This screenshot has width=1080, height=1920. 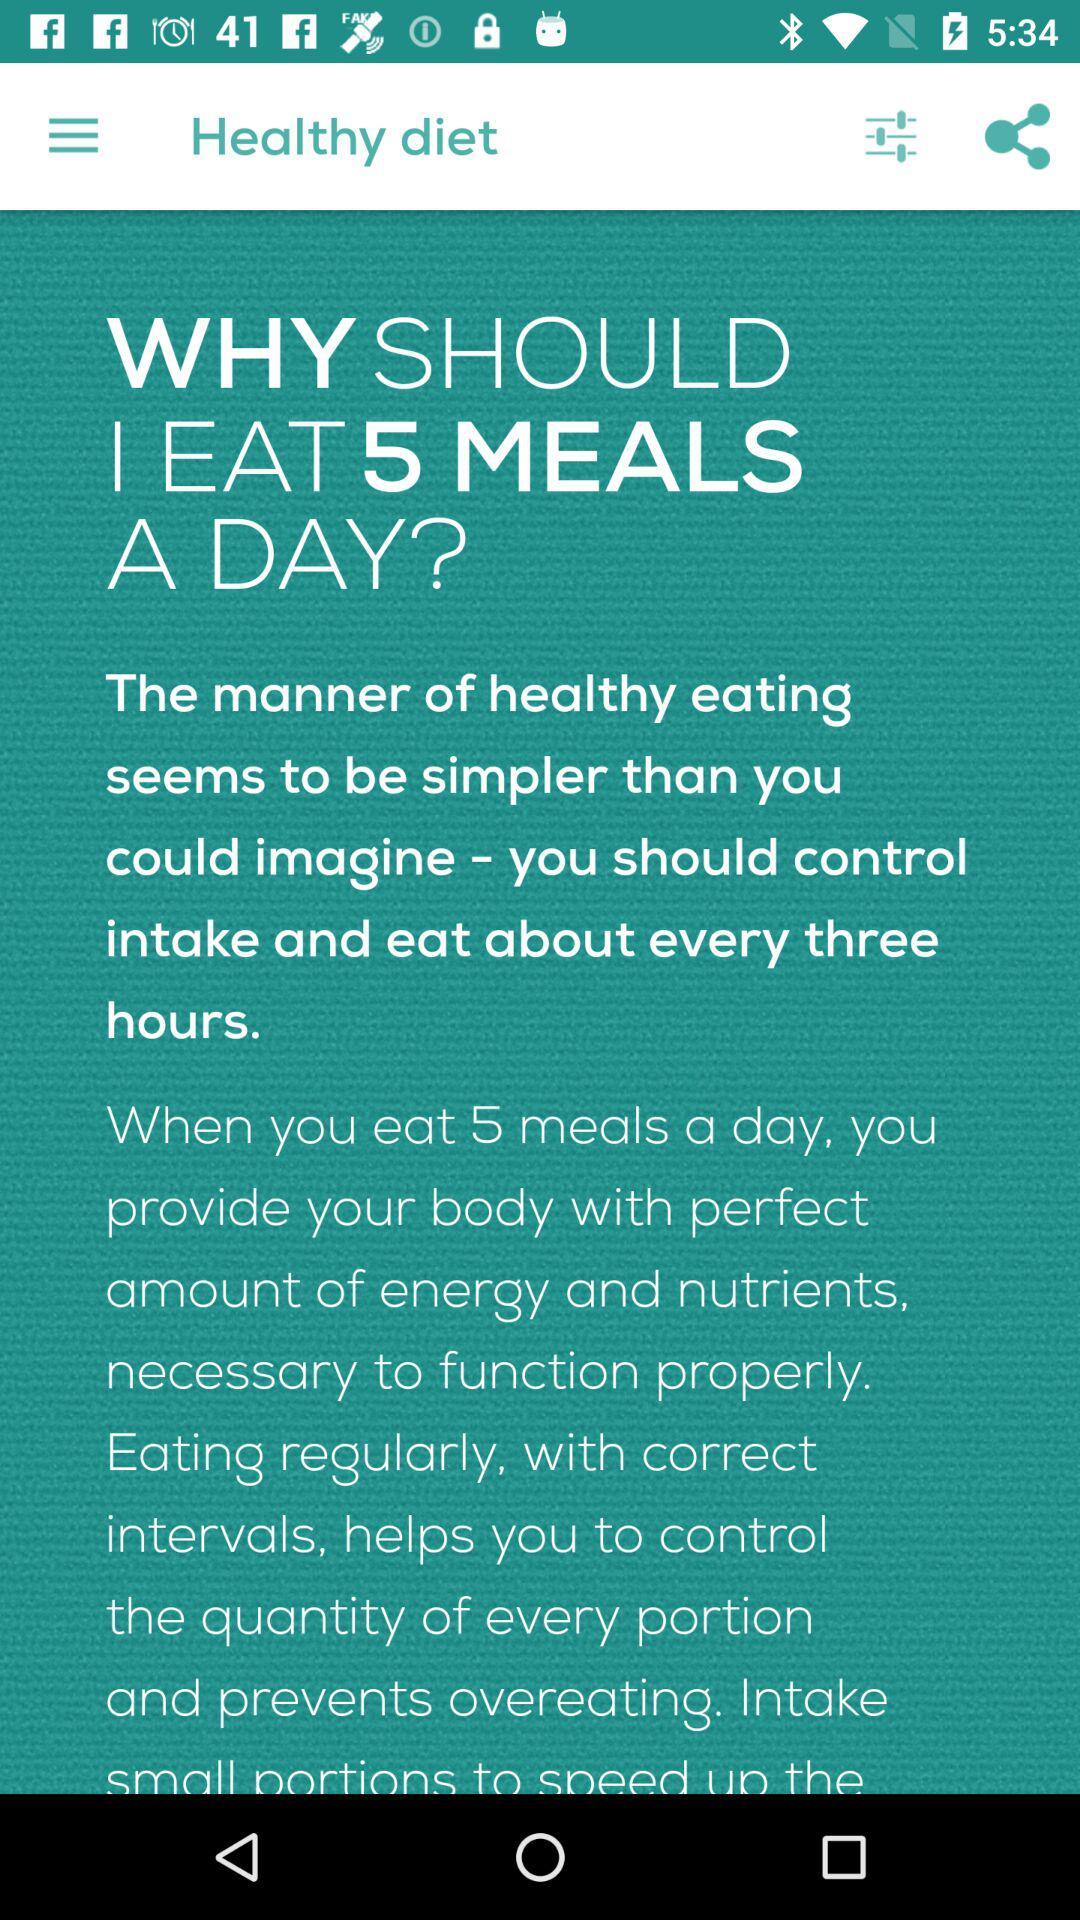 What do you see at coordinates (890, 135) in the screenshot?
I see `item next to the healthy diet icon` at bounding box center [890, 135].